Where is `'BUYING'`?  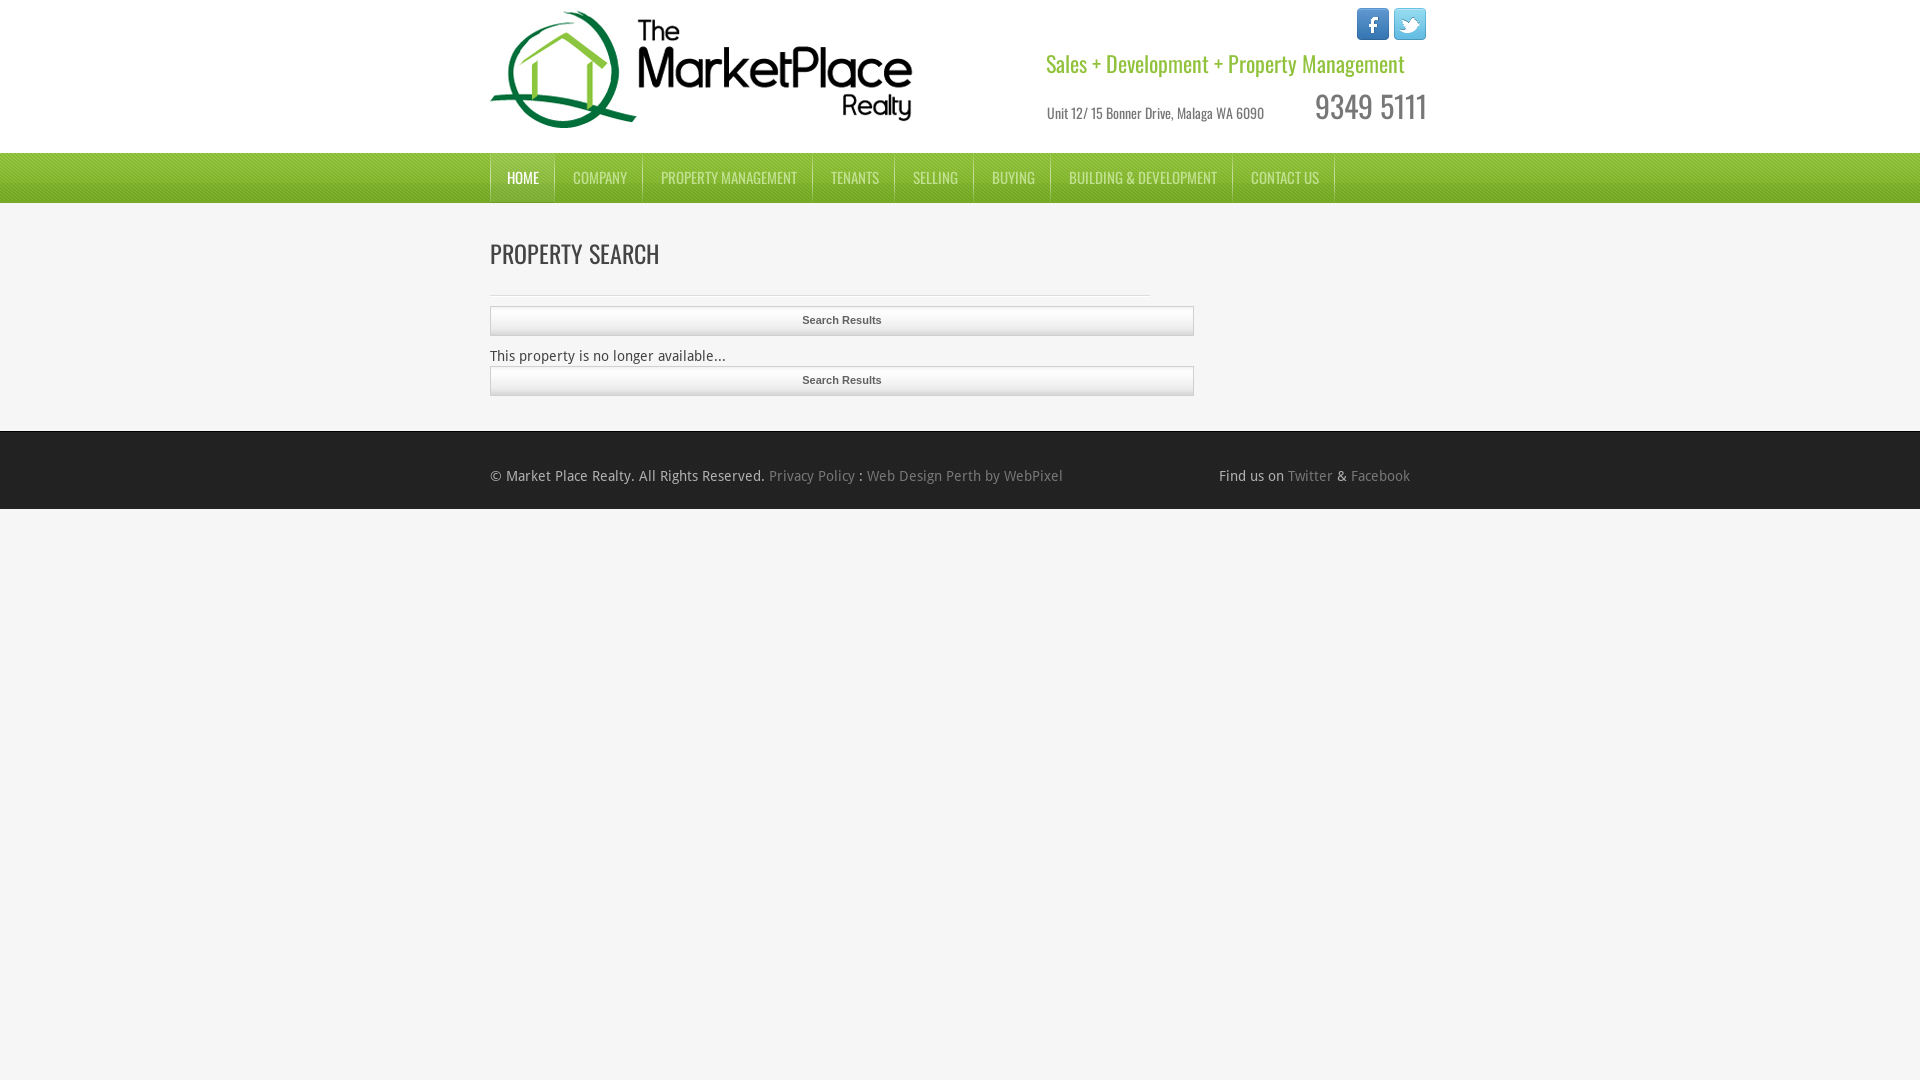 'BUYING' is located at coordinates (1012, 176).